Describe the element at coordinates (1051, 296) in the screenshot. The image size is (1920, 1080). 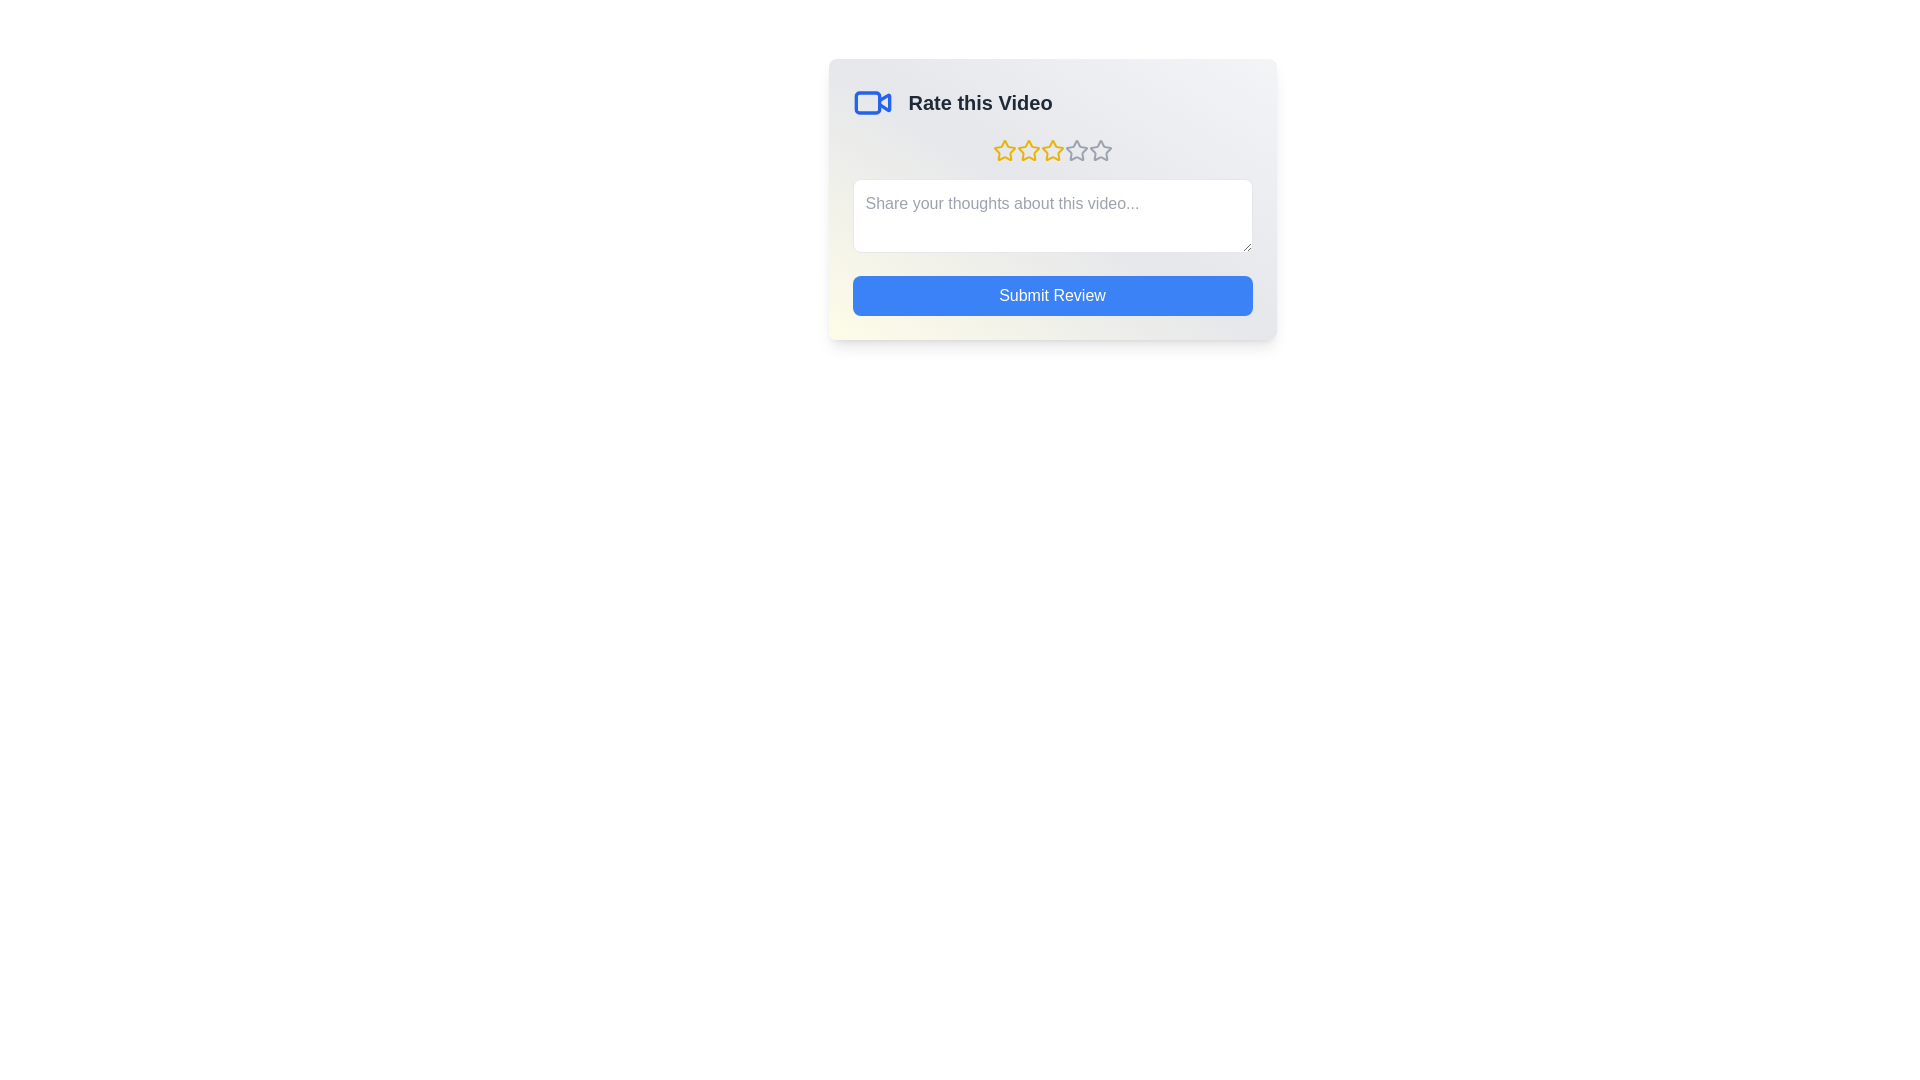
I see `the 'Submit Review' button to submit the rating` at that location.